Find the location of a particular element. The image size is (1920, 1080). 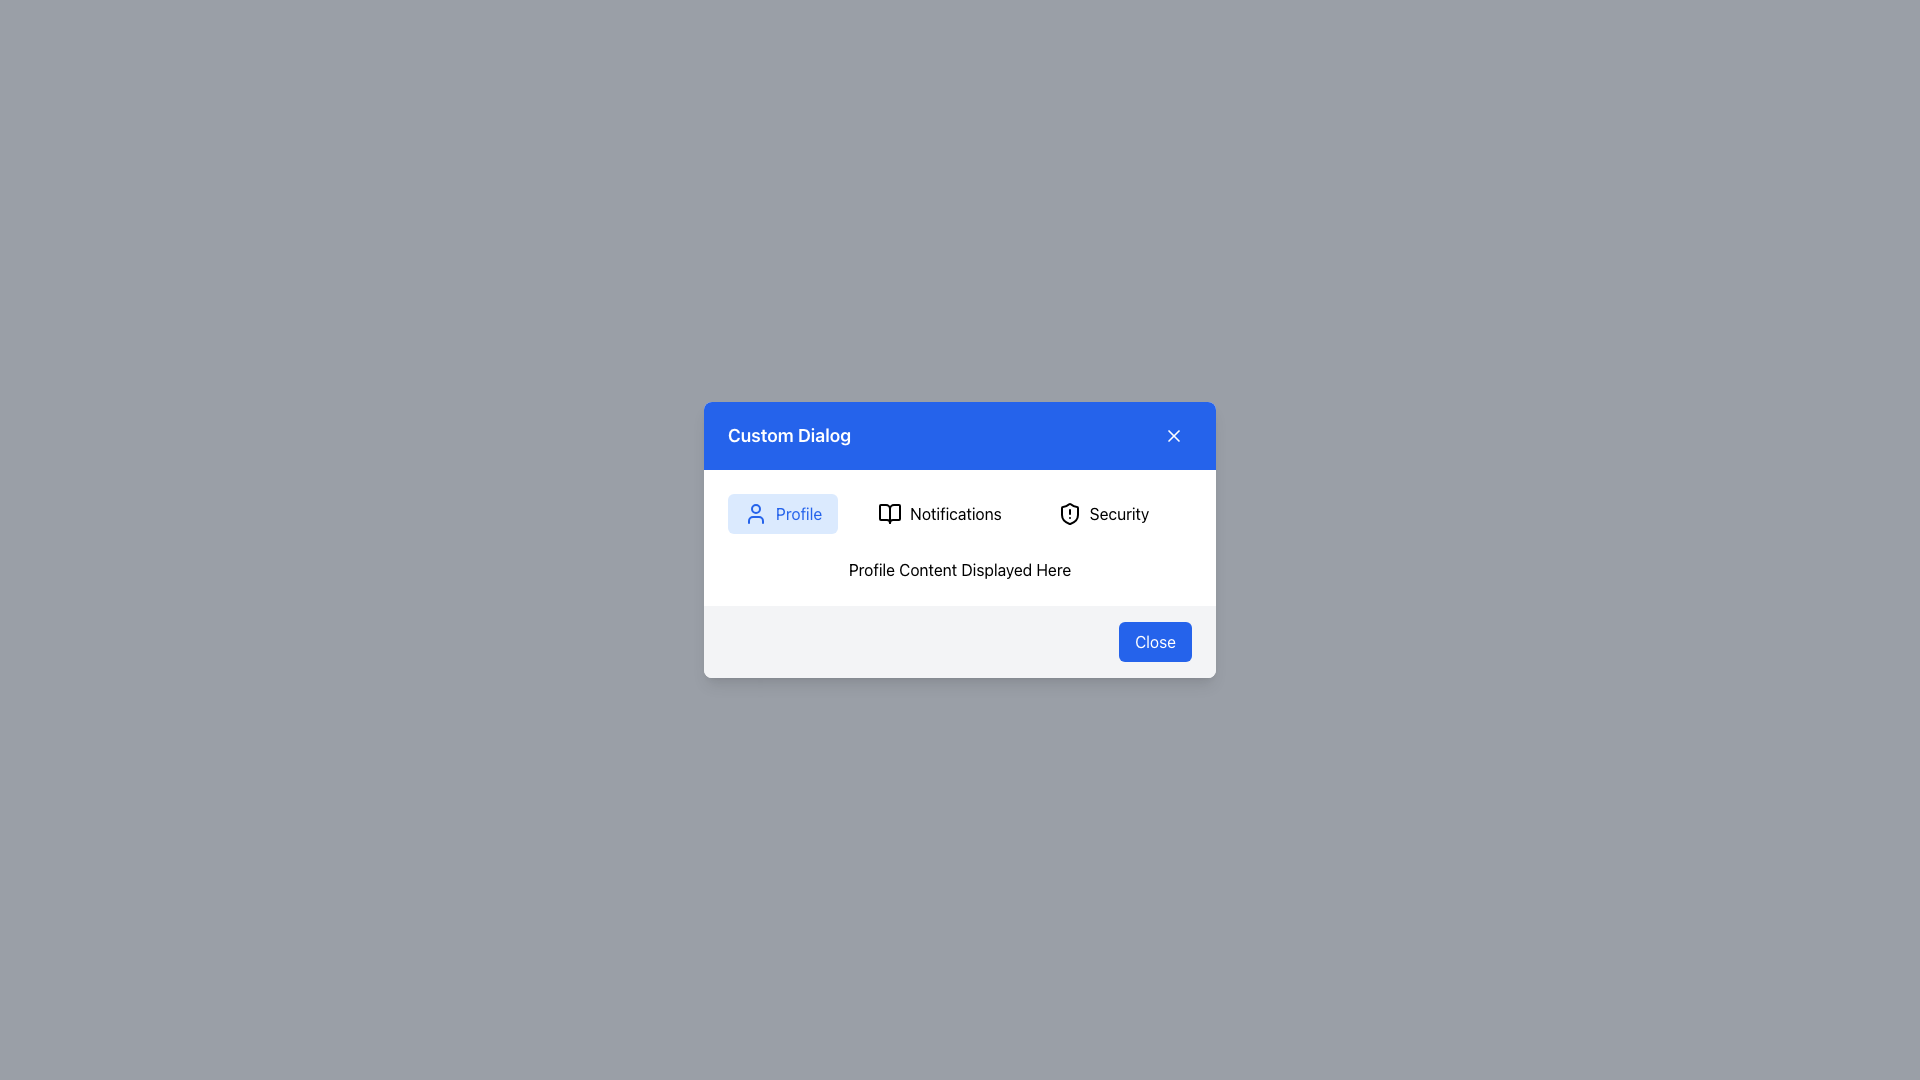

Notifications icon located immediately to the left of the Notifications button to view its properties is located at coordinates (889, 512).